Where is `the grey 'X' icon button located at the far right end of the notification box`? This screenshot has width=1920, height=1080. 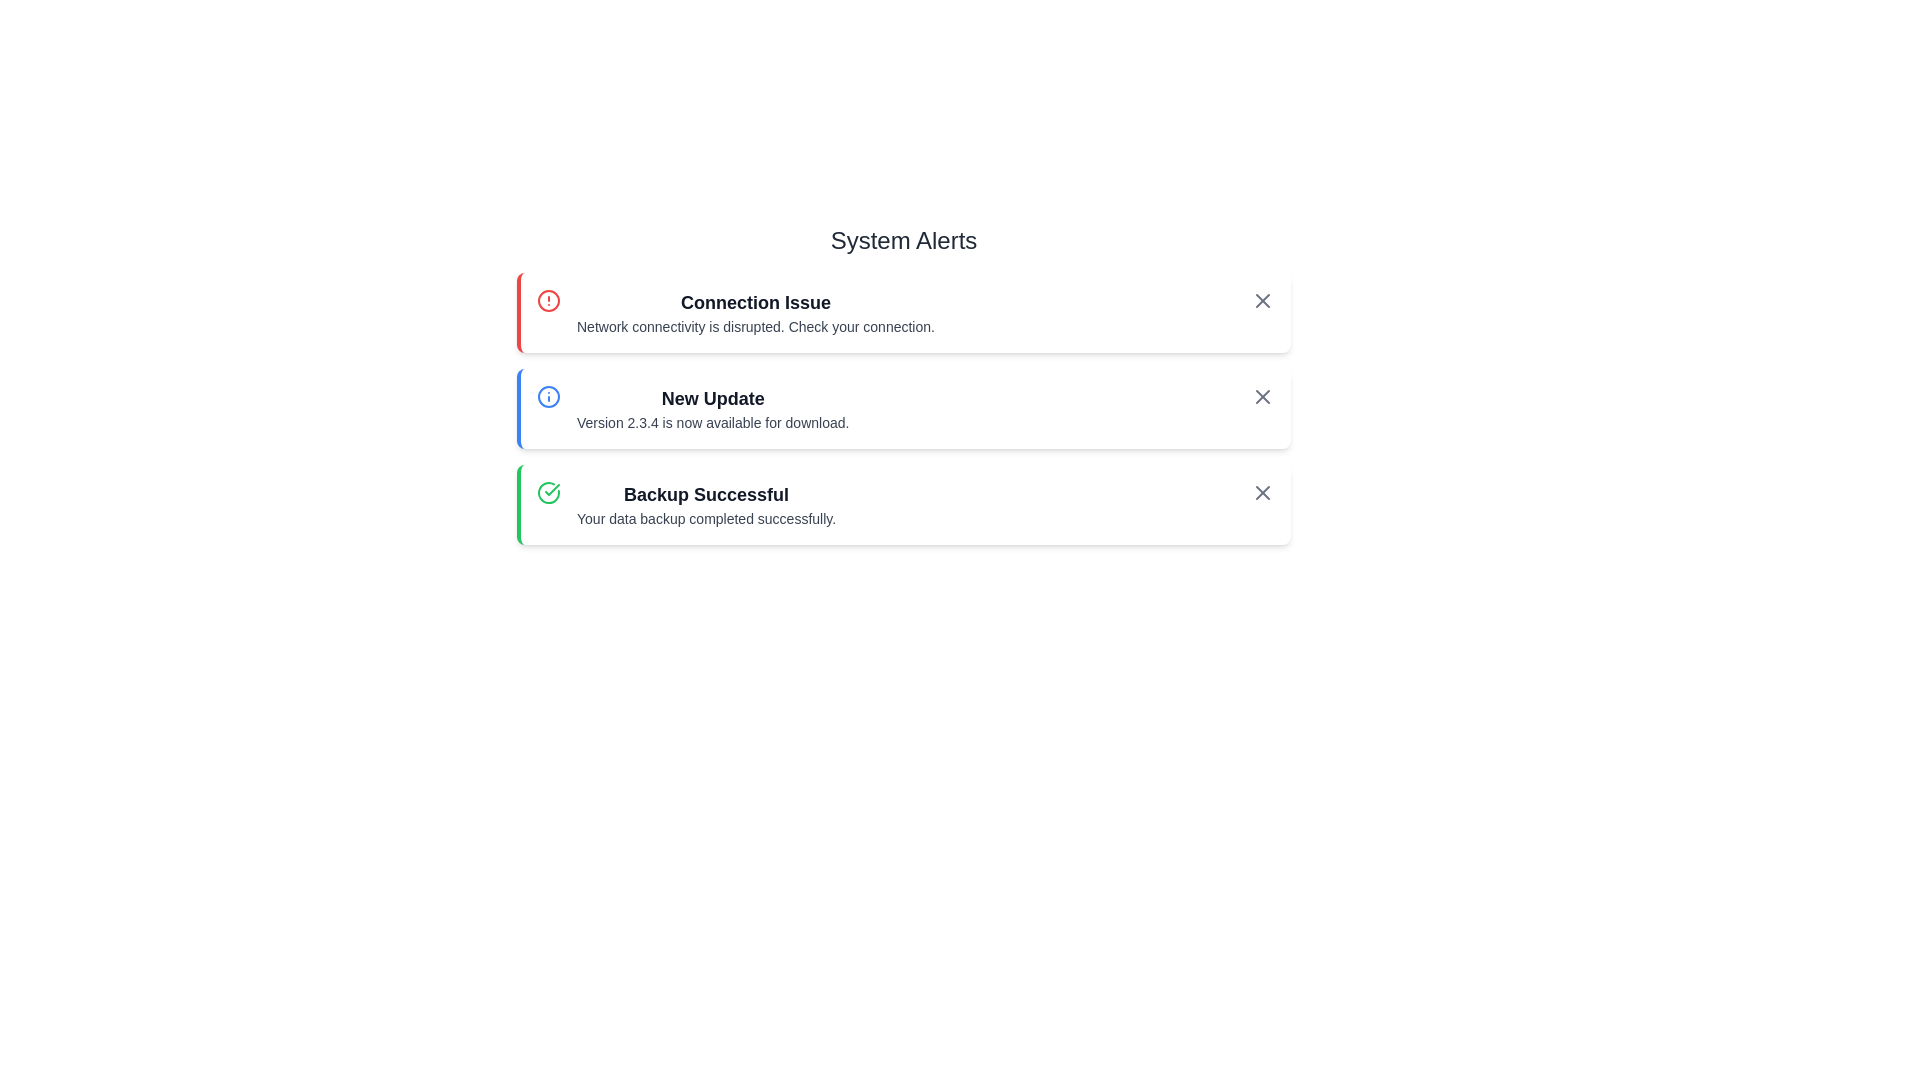
the grey 'X' icon button located at the far right end of the notification box is located at coordinates (1261, 493).